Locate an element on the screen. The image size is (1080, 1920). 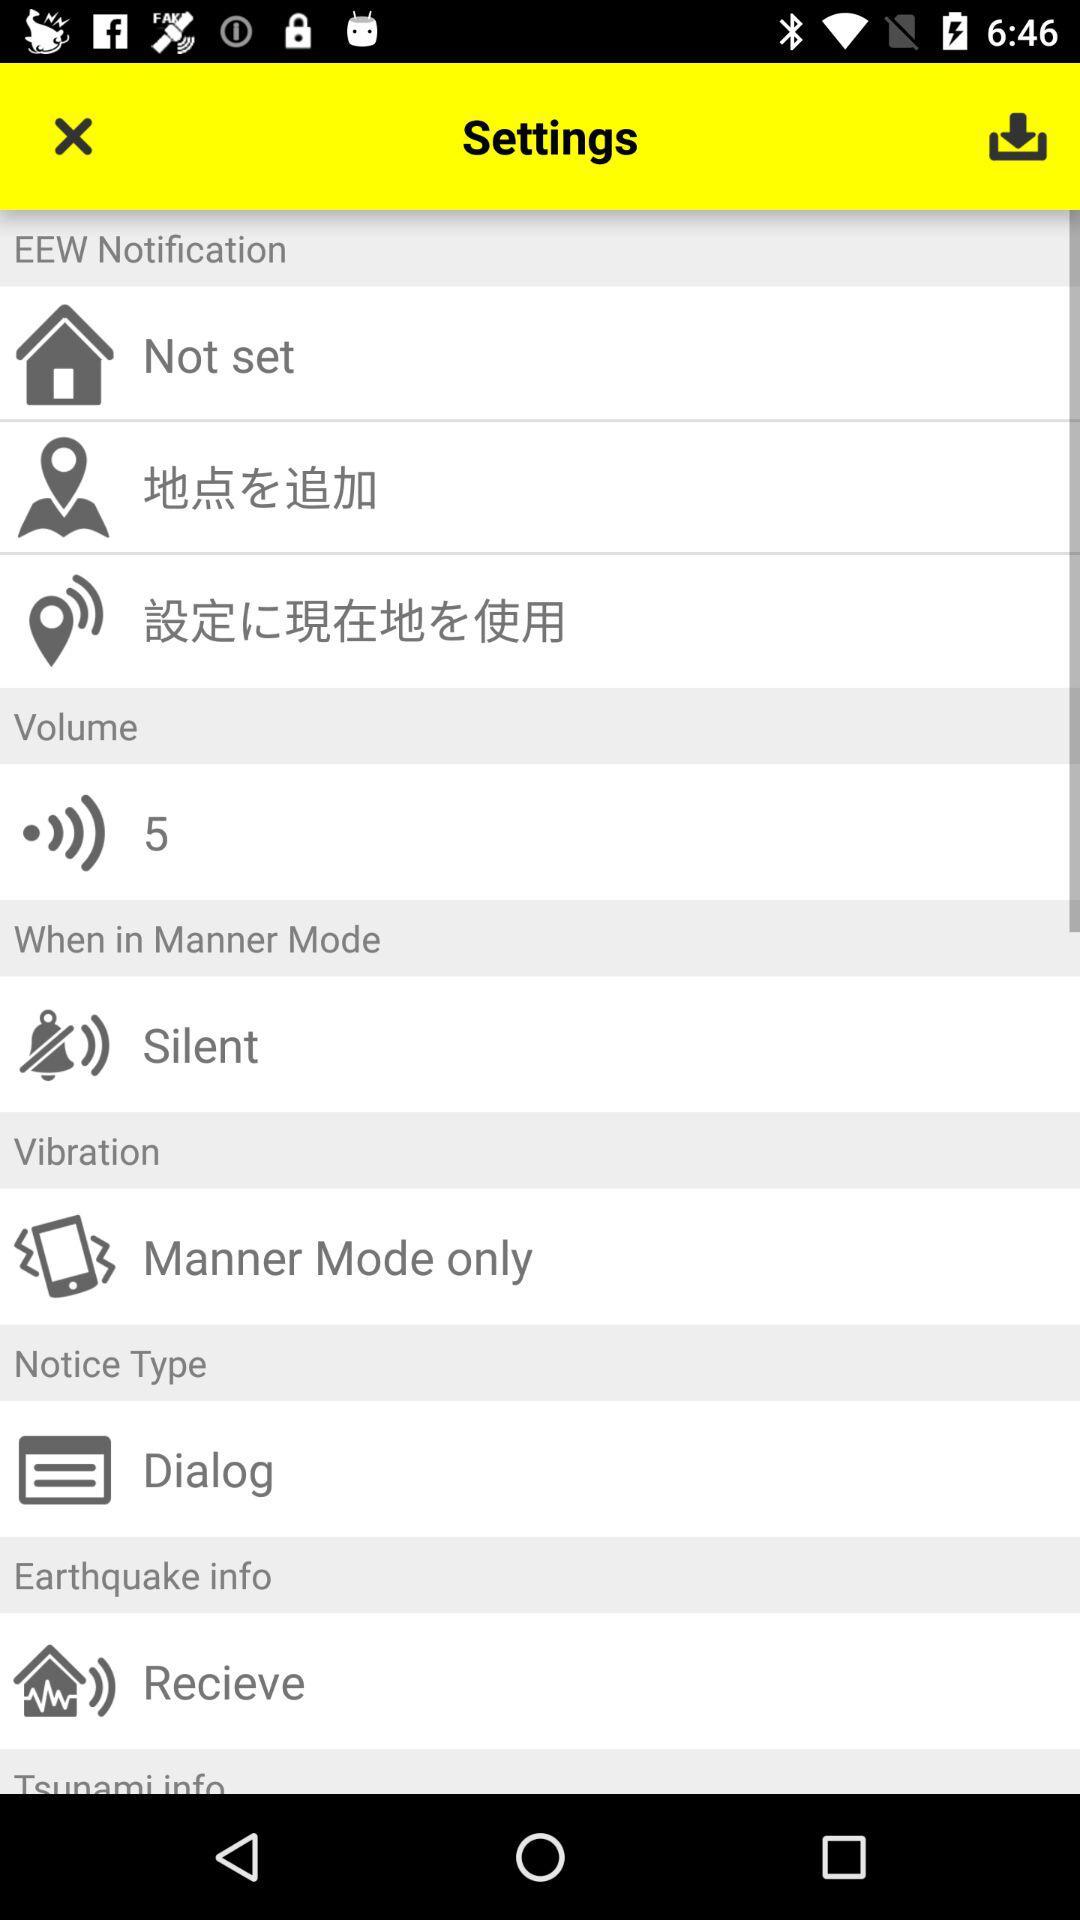
the dialog is located at coordinates (603, 1468).